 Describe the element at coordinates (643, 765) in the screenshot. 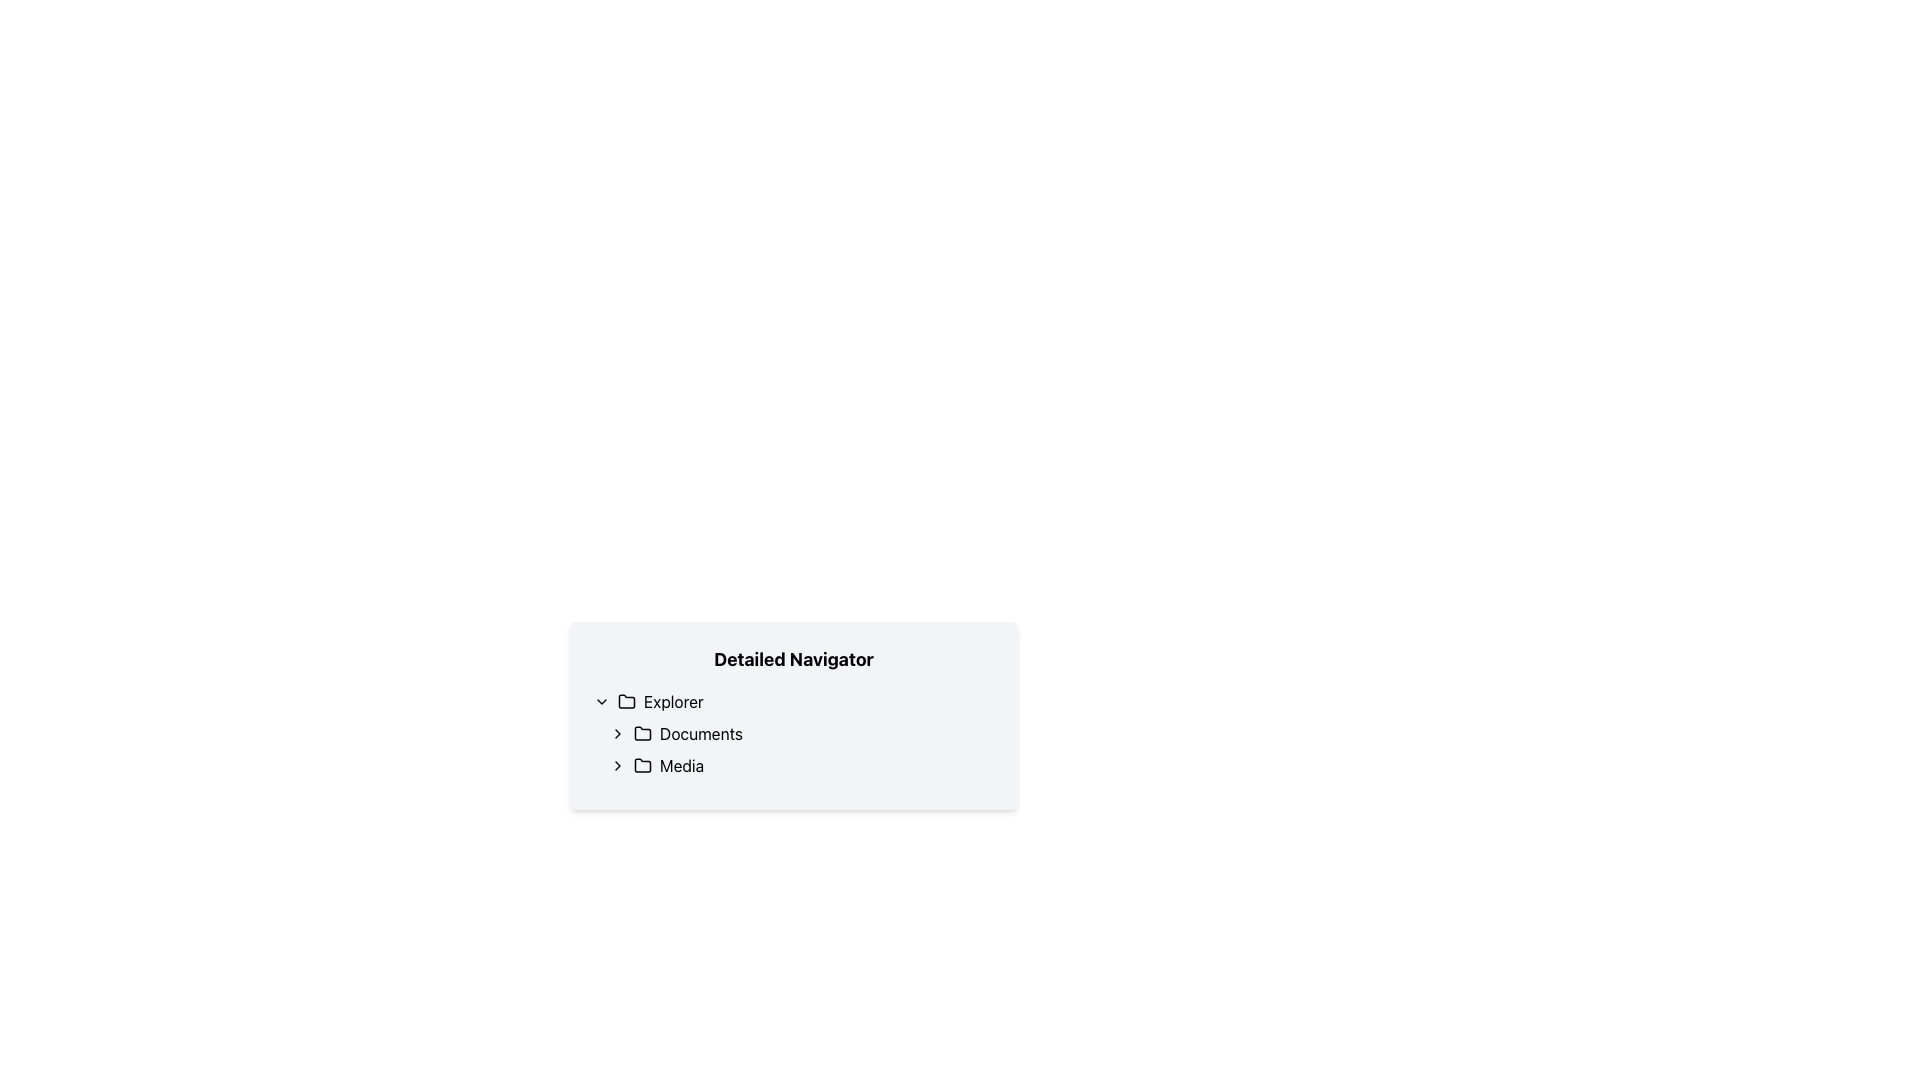

I see `the folder SVG icon representing the 'Media' label` at that location.